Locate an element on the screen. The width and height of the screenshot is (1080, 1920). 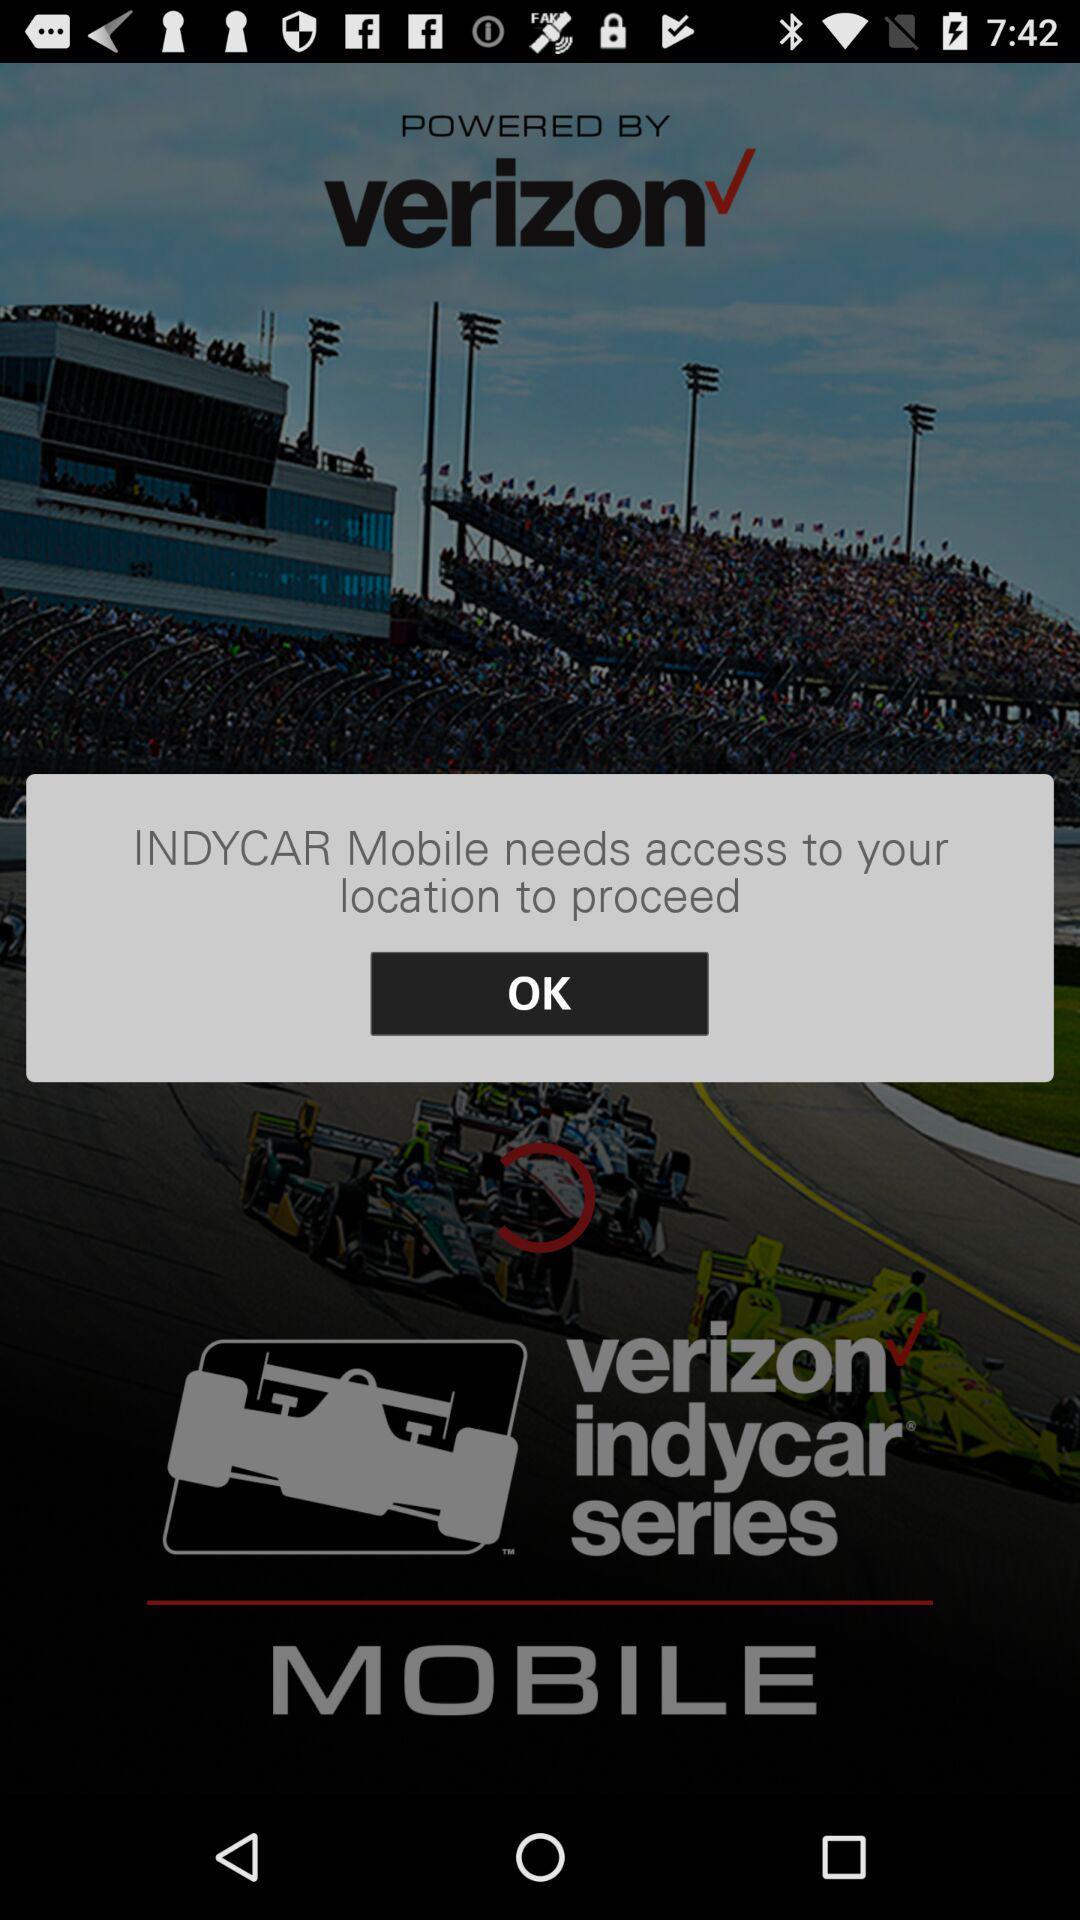
the ok item is located at coordinates (538, 993).